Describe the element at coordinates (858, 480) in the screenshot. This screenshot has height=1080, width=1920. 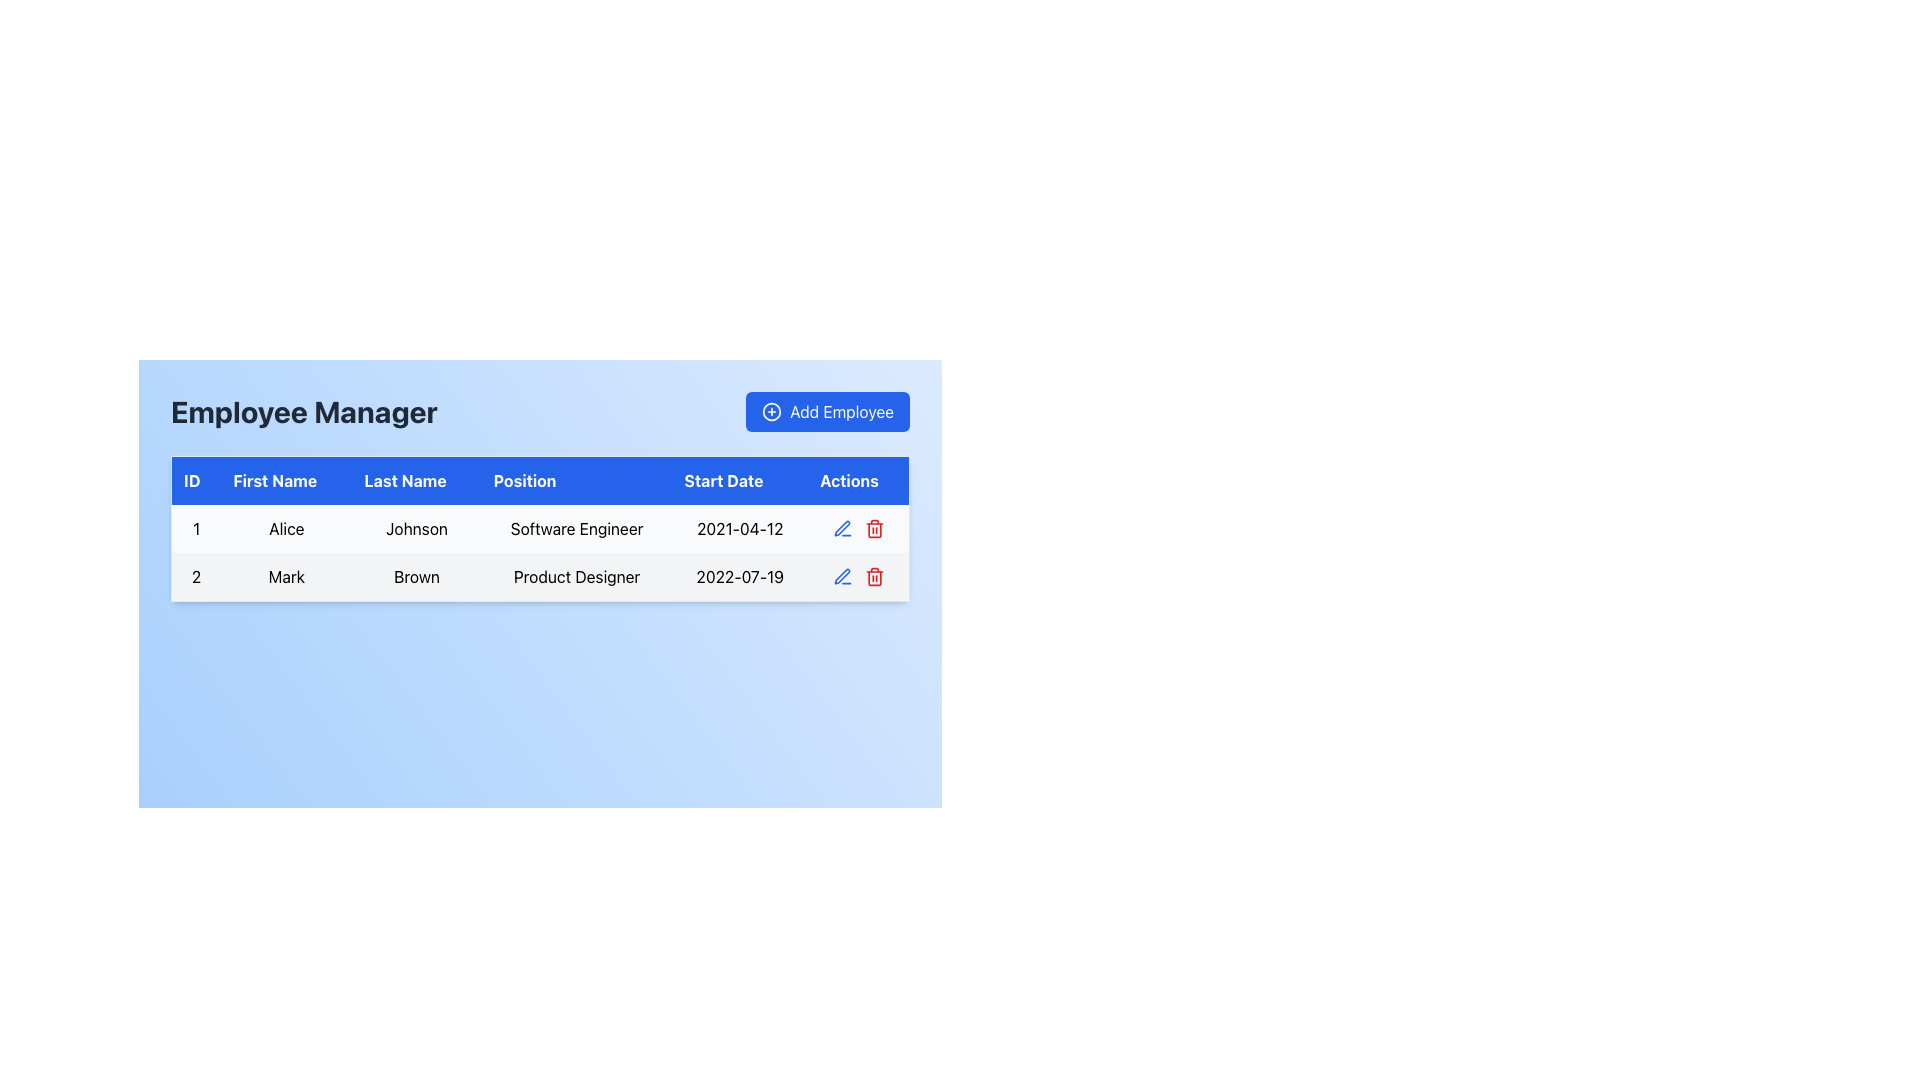
I see `the blue rectangular block containing the text 'Actions' in white, which is the last column header in the table, positioned at the top-right of the interface` at that location.